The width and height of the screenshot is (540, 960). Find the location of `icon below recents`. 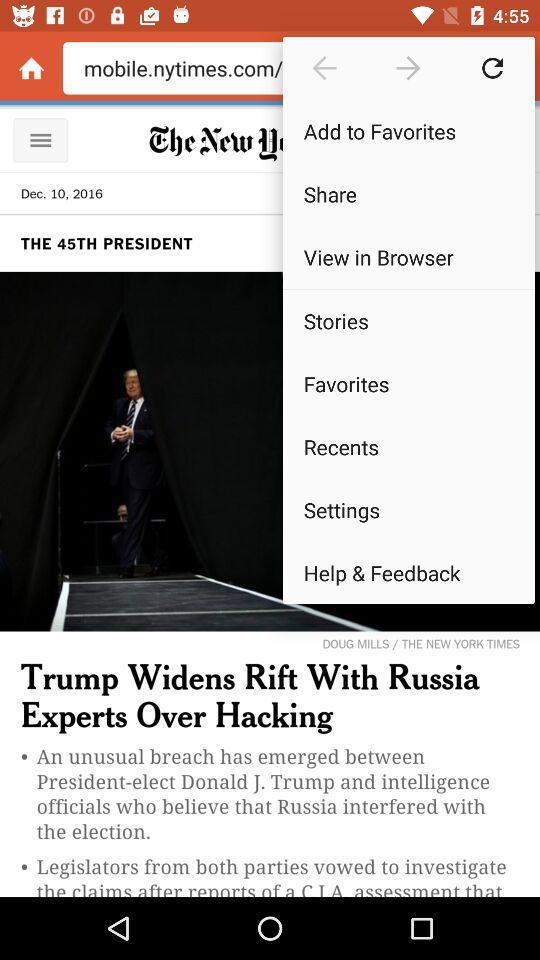

icon below recents is located at coordinates (407, 508).